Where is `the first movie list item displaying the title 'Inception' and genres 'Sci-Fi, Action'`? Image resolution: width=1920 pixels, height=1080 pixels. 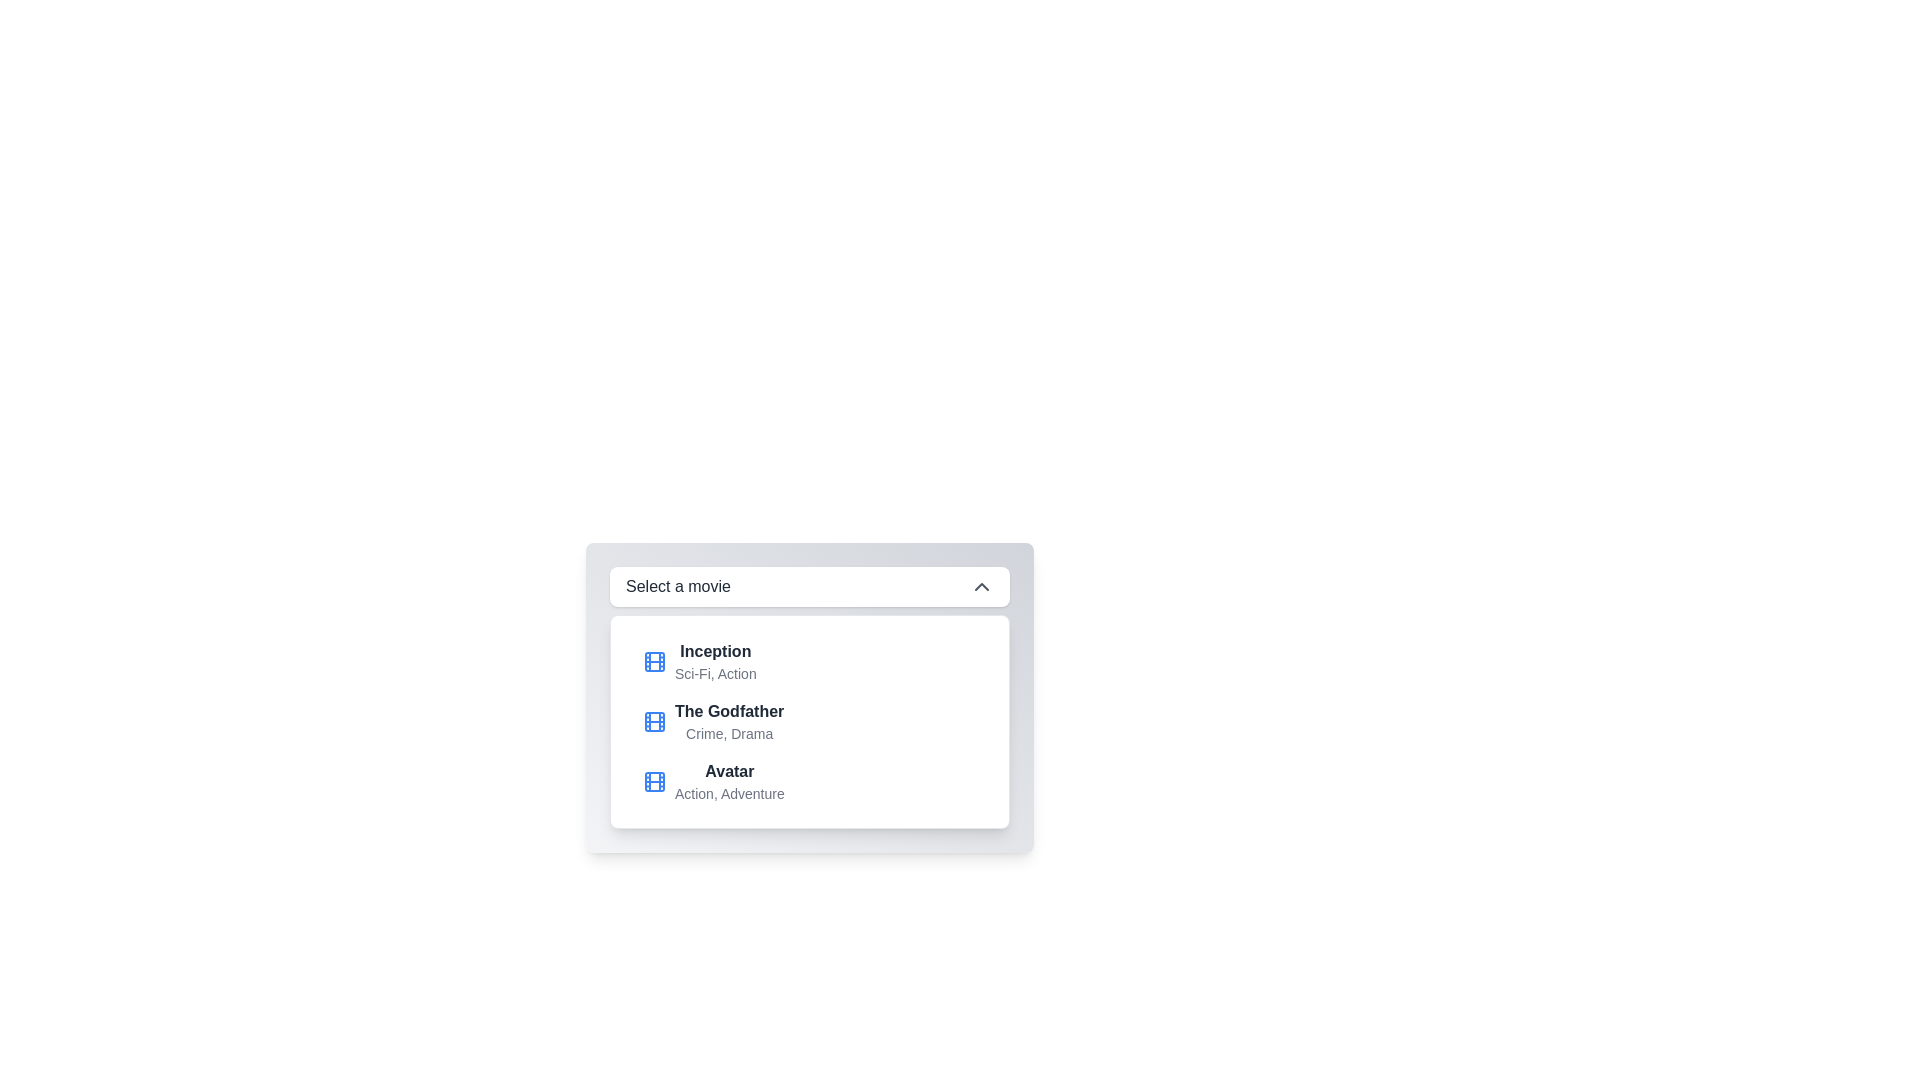 the first movie list item displaying the title 'Inception' and genres 'Sci-Fi, Action' is located at coordinates (810, 662).